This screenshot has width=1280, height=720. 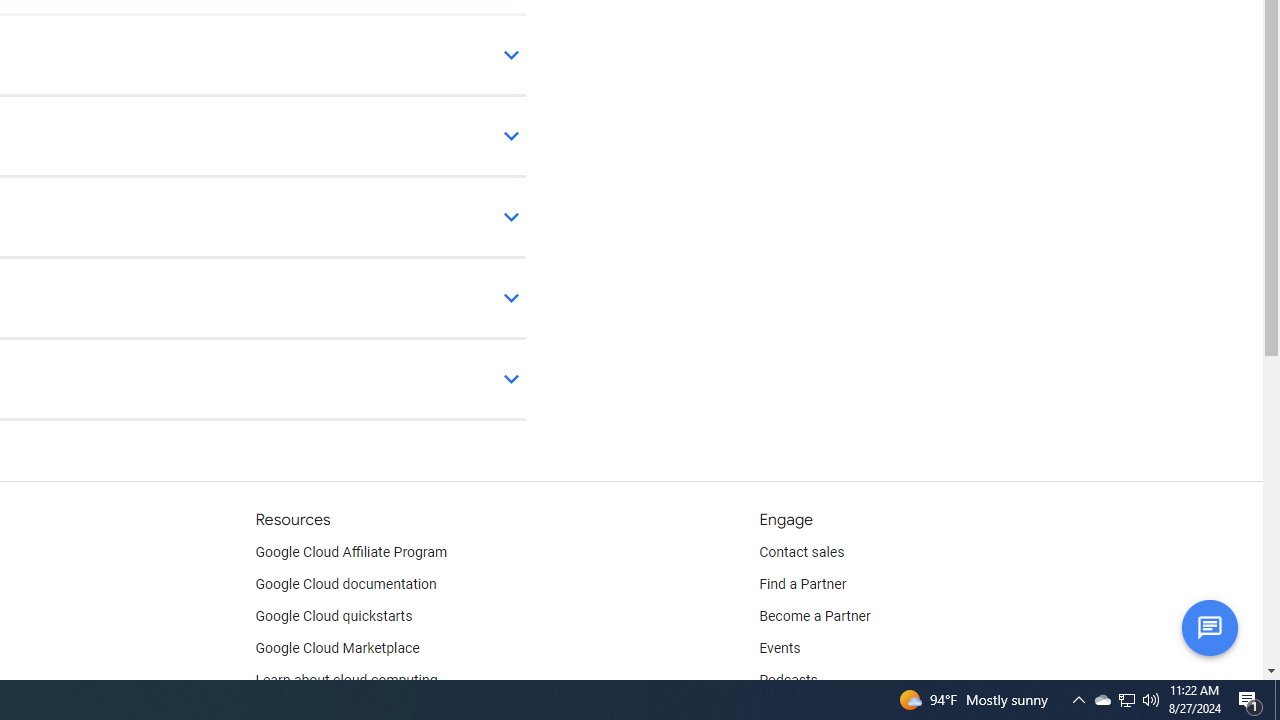 I want to click on 'Find a Partner', so click(x=803, y=585).